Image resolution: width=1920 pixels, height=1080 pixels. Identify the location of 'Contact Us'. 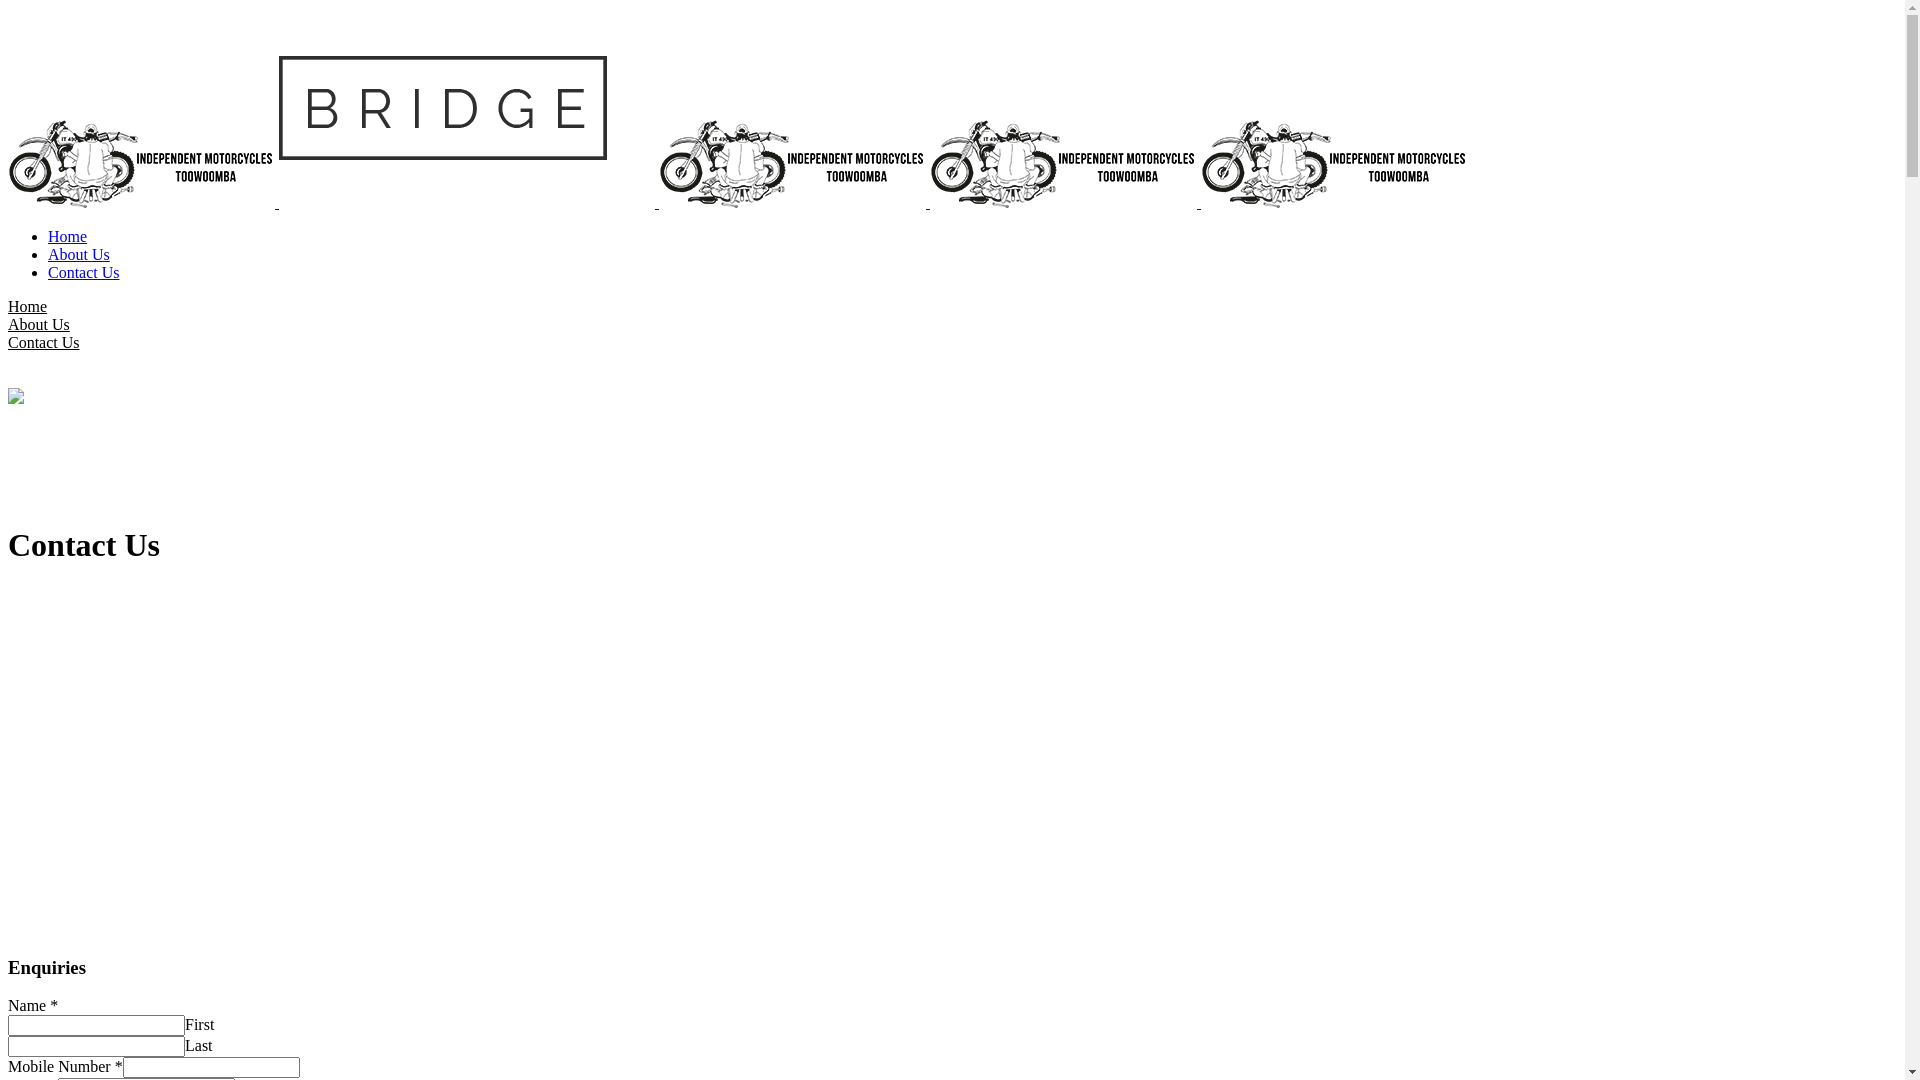
(82, 272).